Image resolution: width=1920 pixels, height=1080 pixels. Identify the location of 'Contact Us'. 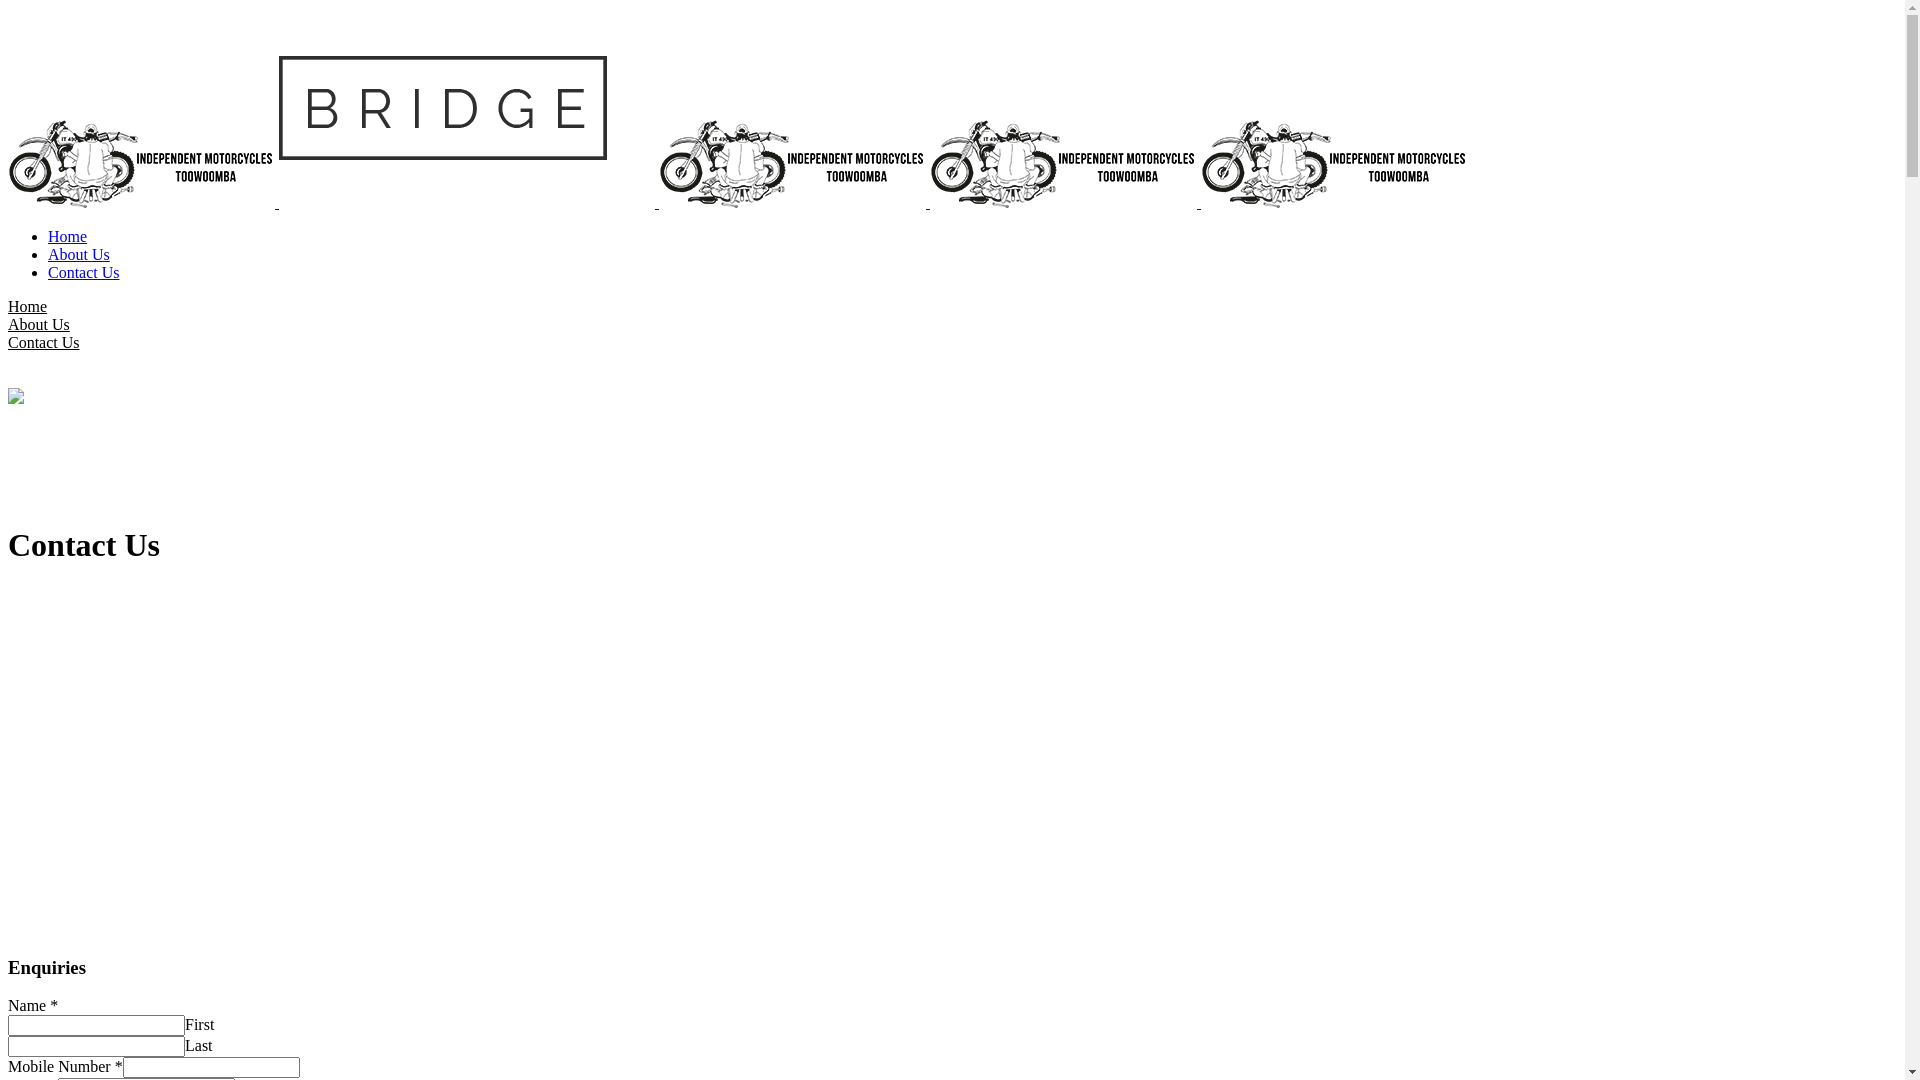
(82, 272).